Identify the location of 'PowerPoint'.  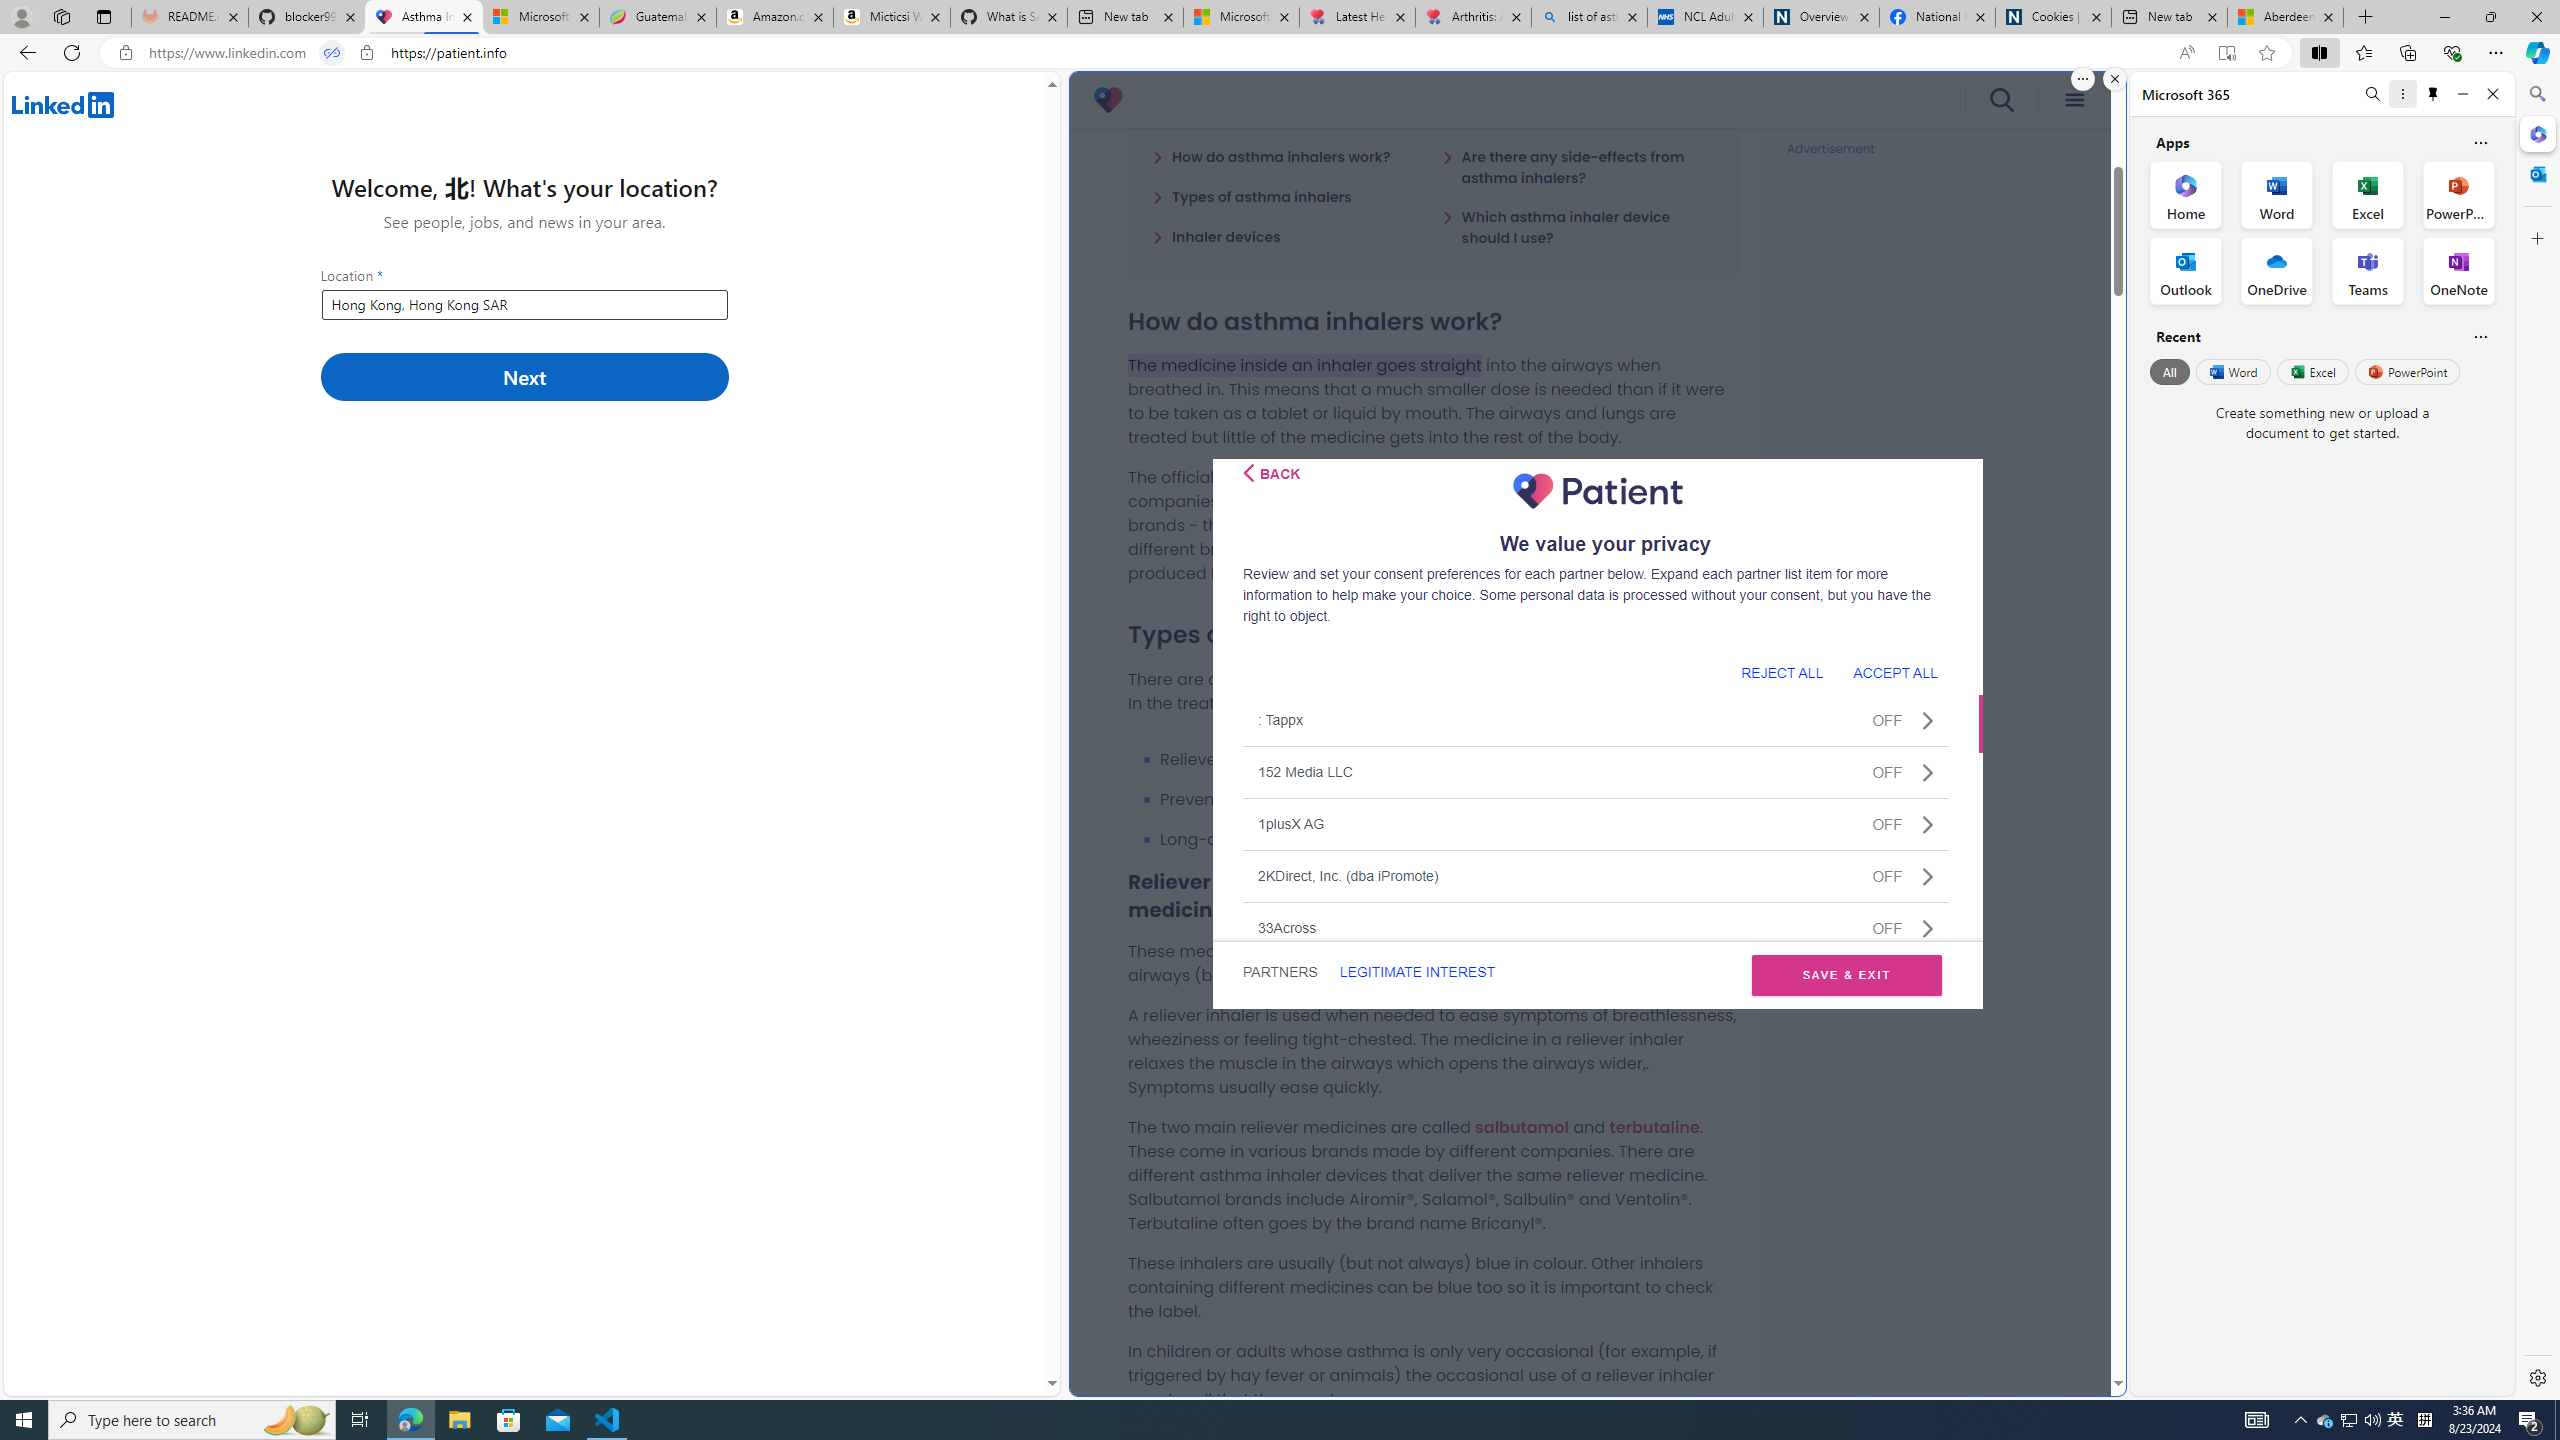
(2406, 371).